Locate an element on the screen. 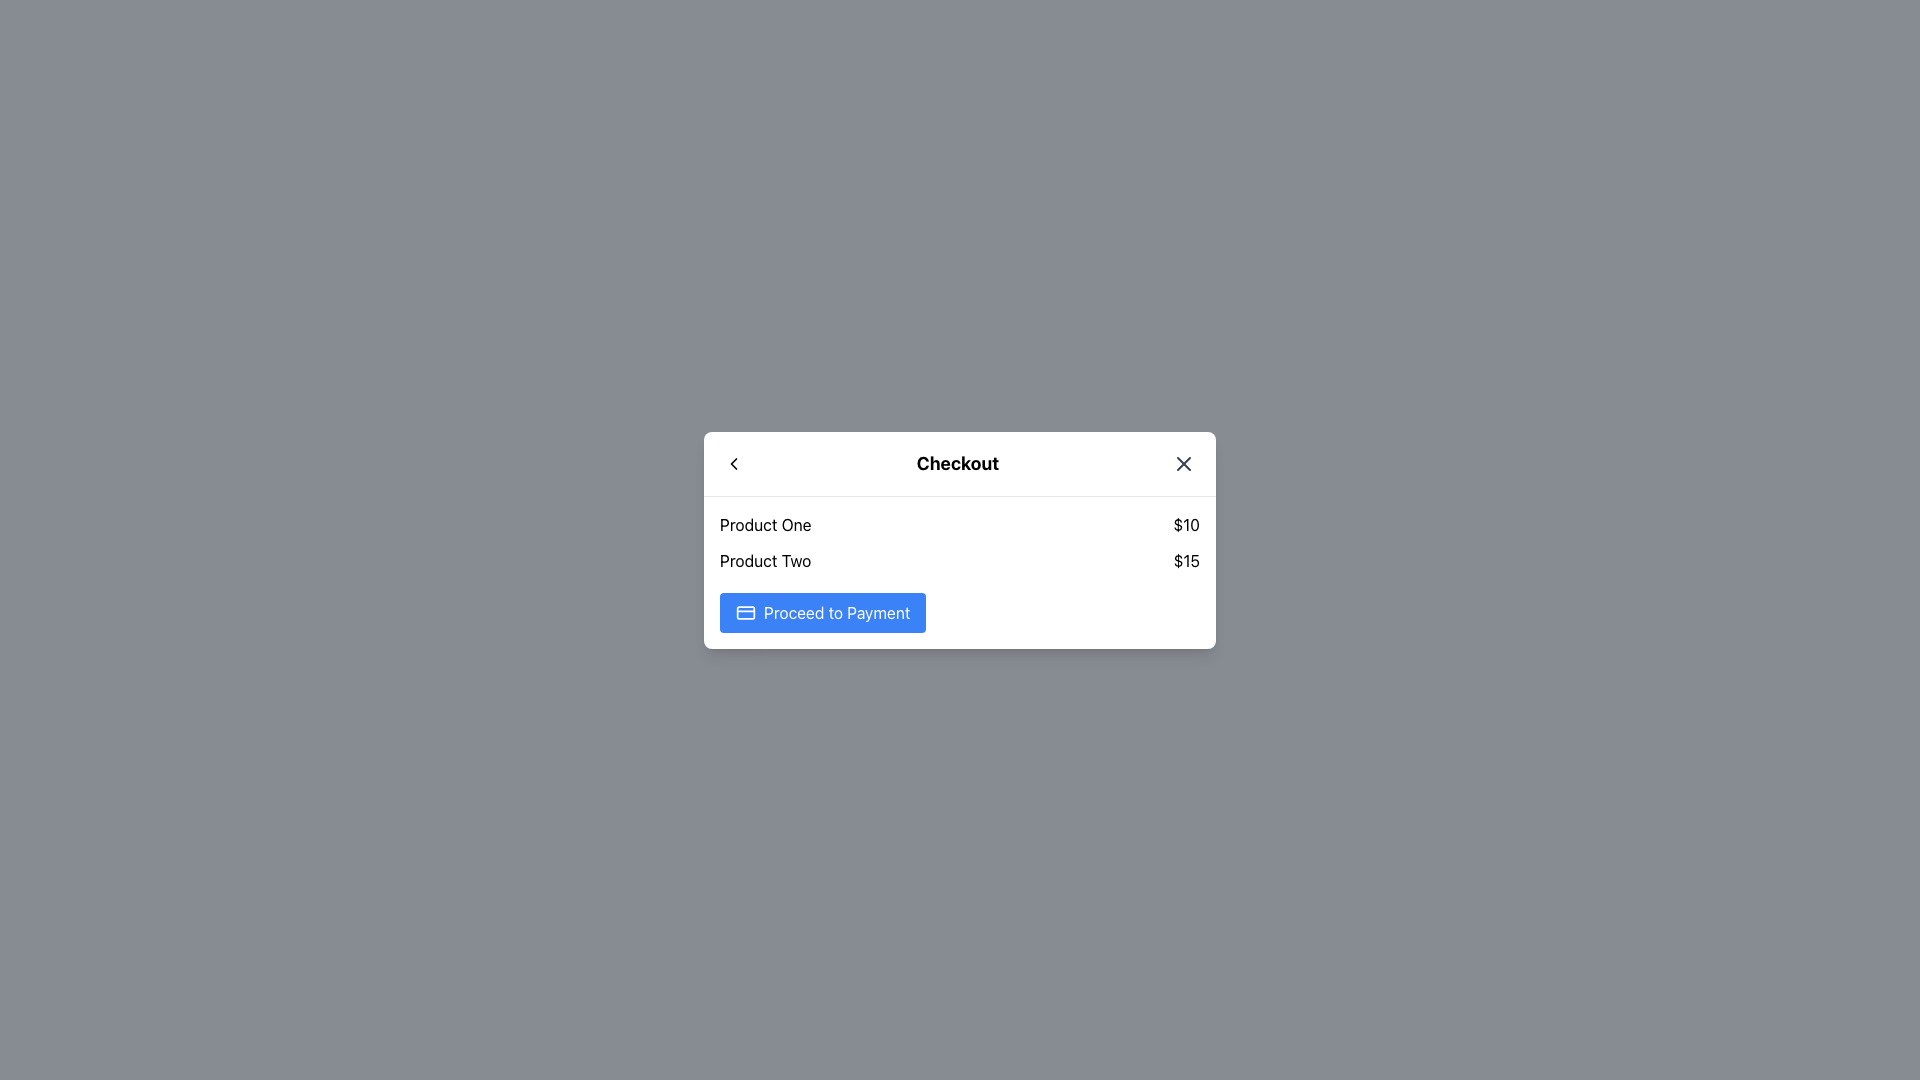  the payment or credit card icon located to the left of the 'Proceed to Payment' button at the bottom of the checkout modal is located at coordinates (744, 611).